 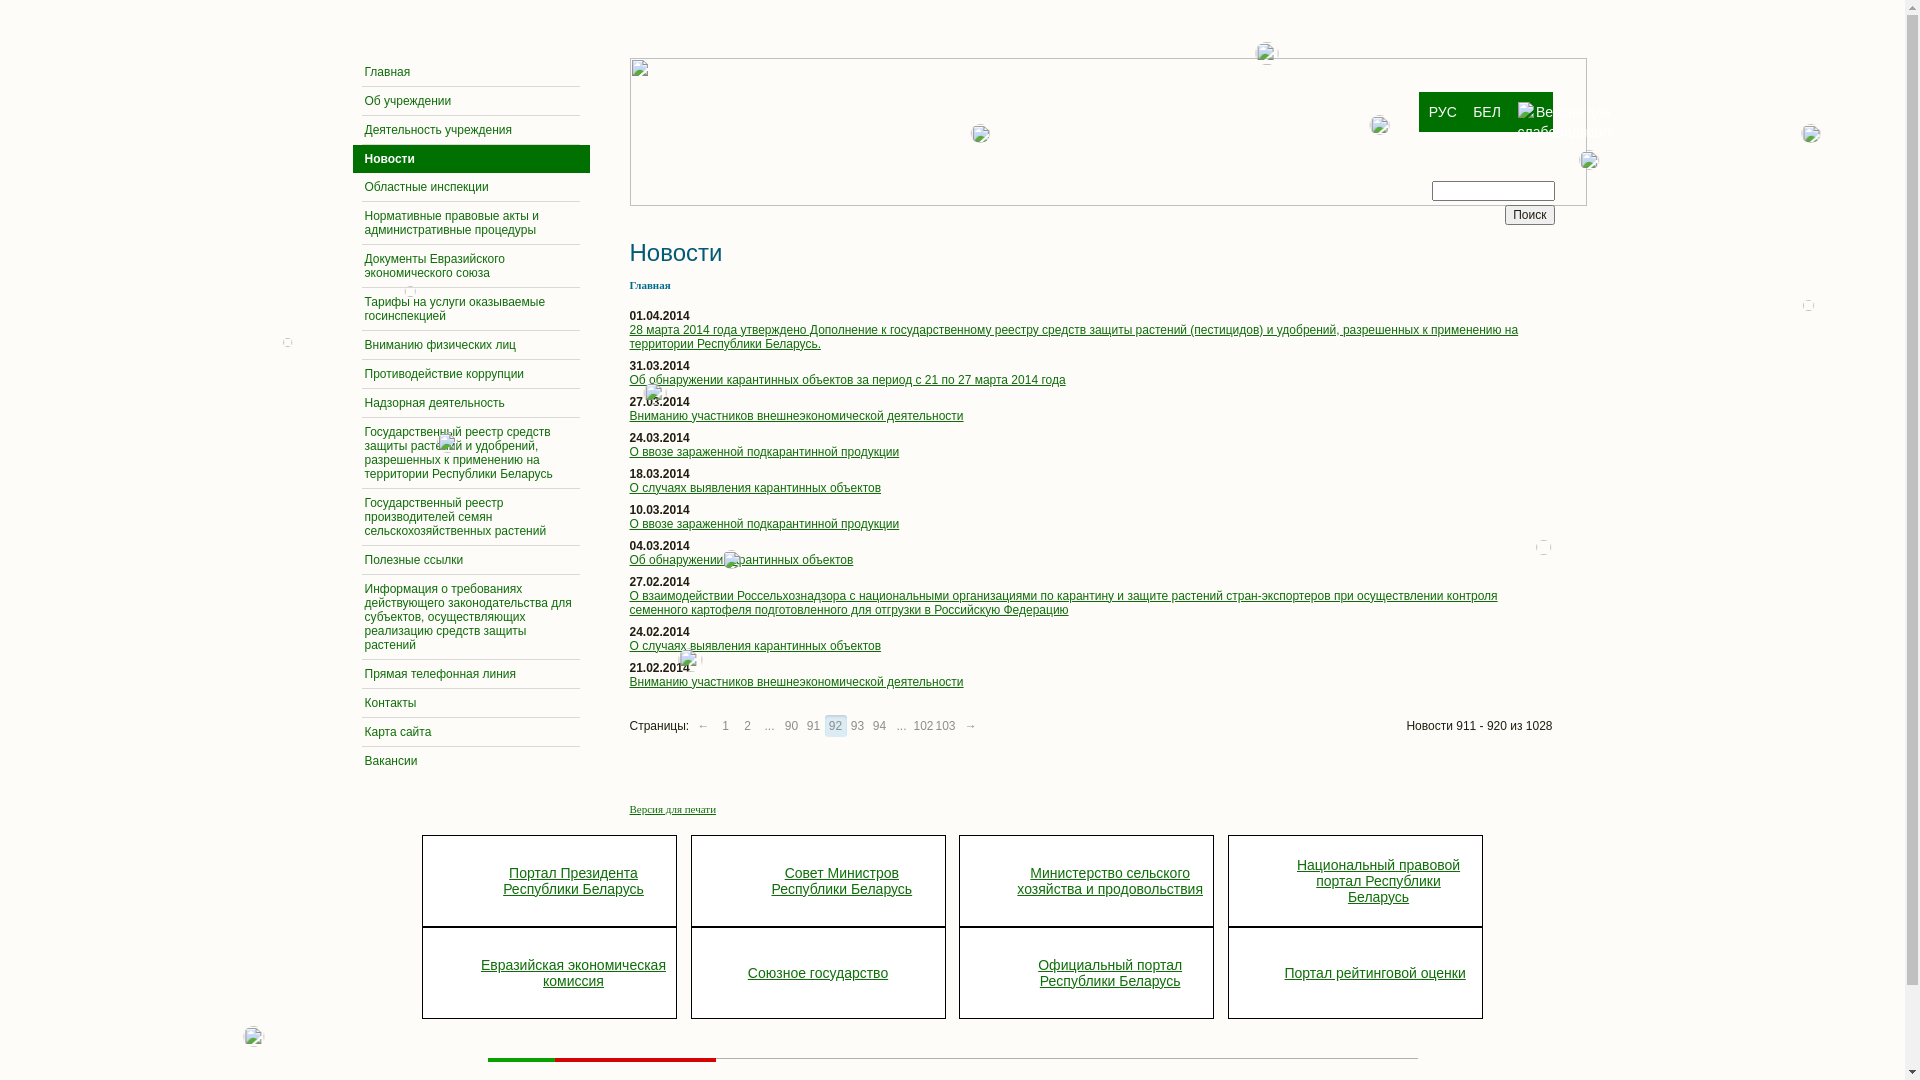 What do you see at coordinates (736, 725) in the screenshot?
I see `'2'` at bounding box center [736, 725].